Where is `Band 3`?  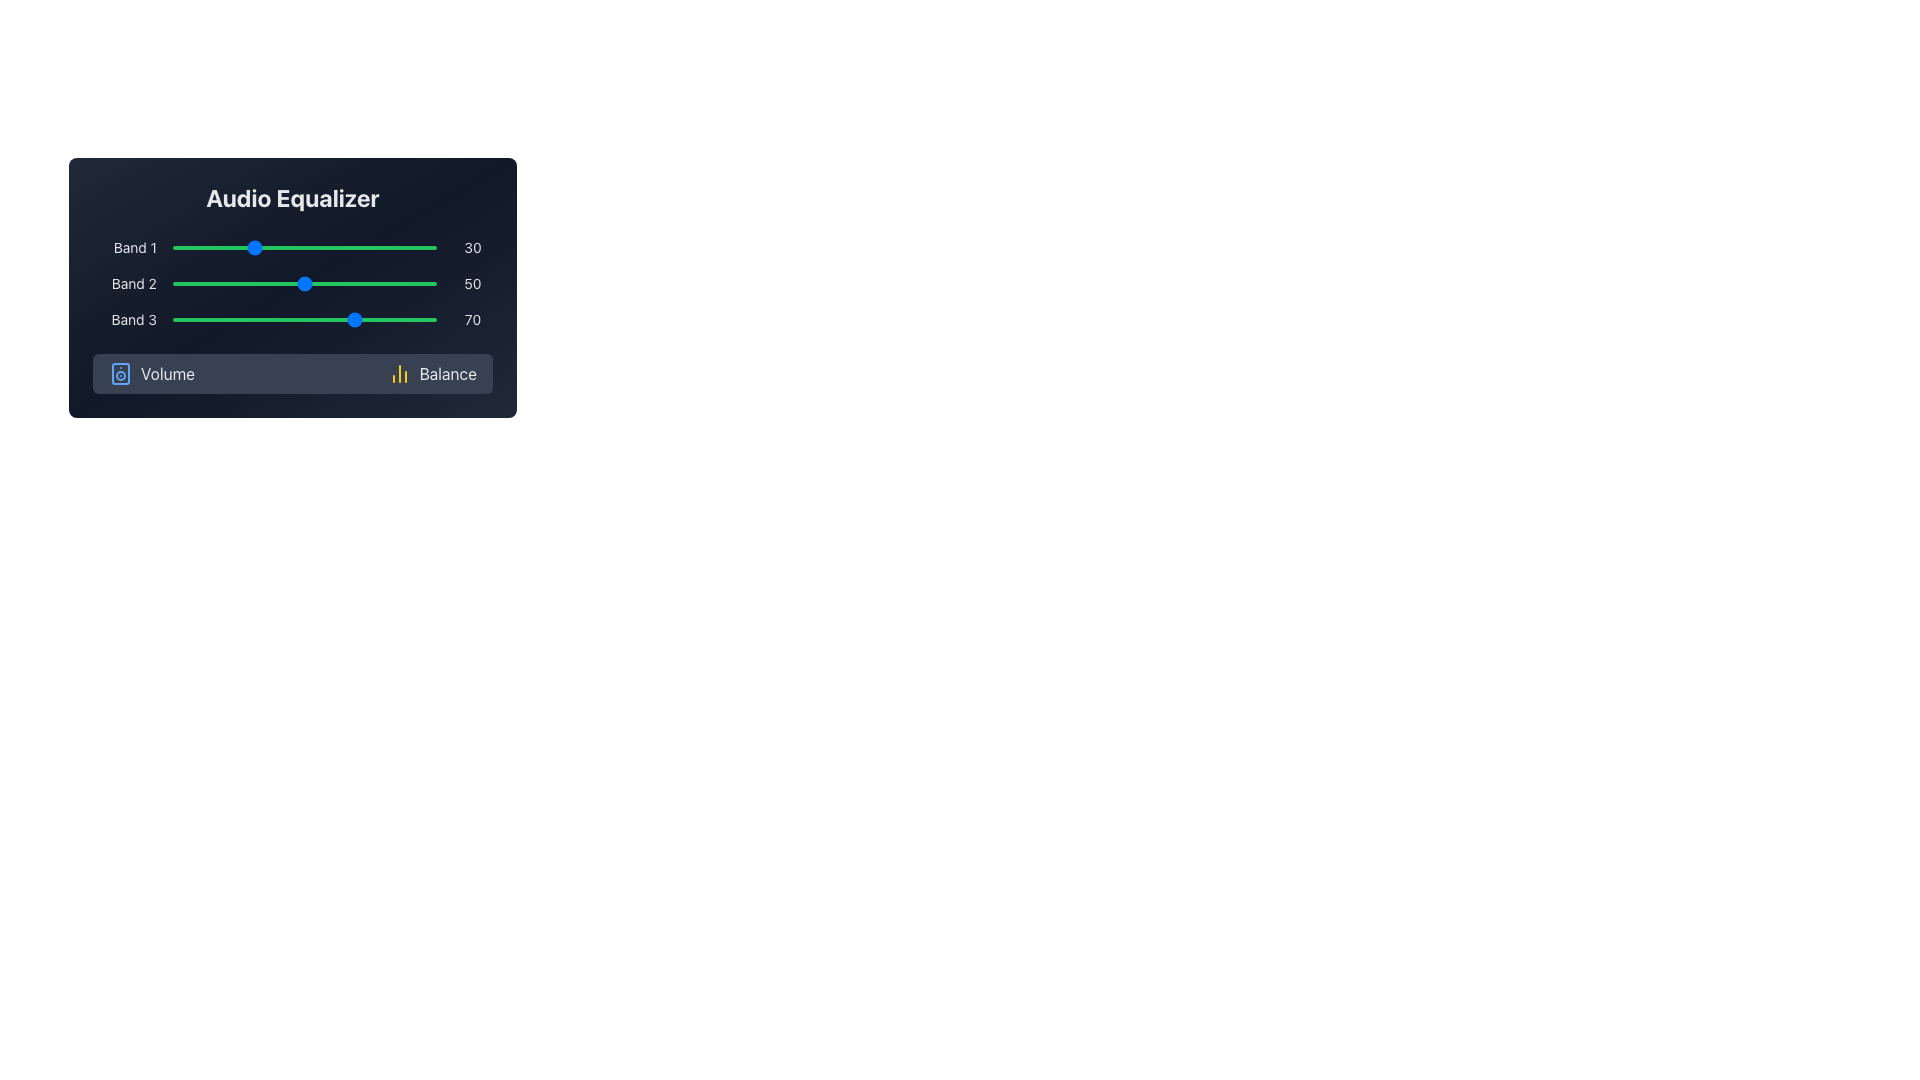
Band 3 is located at coordinates (417, 319).